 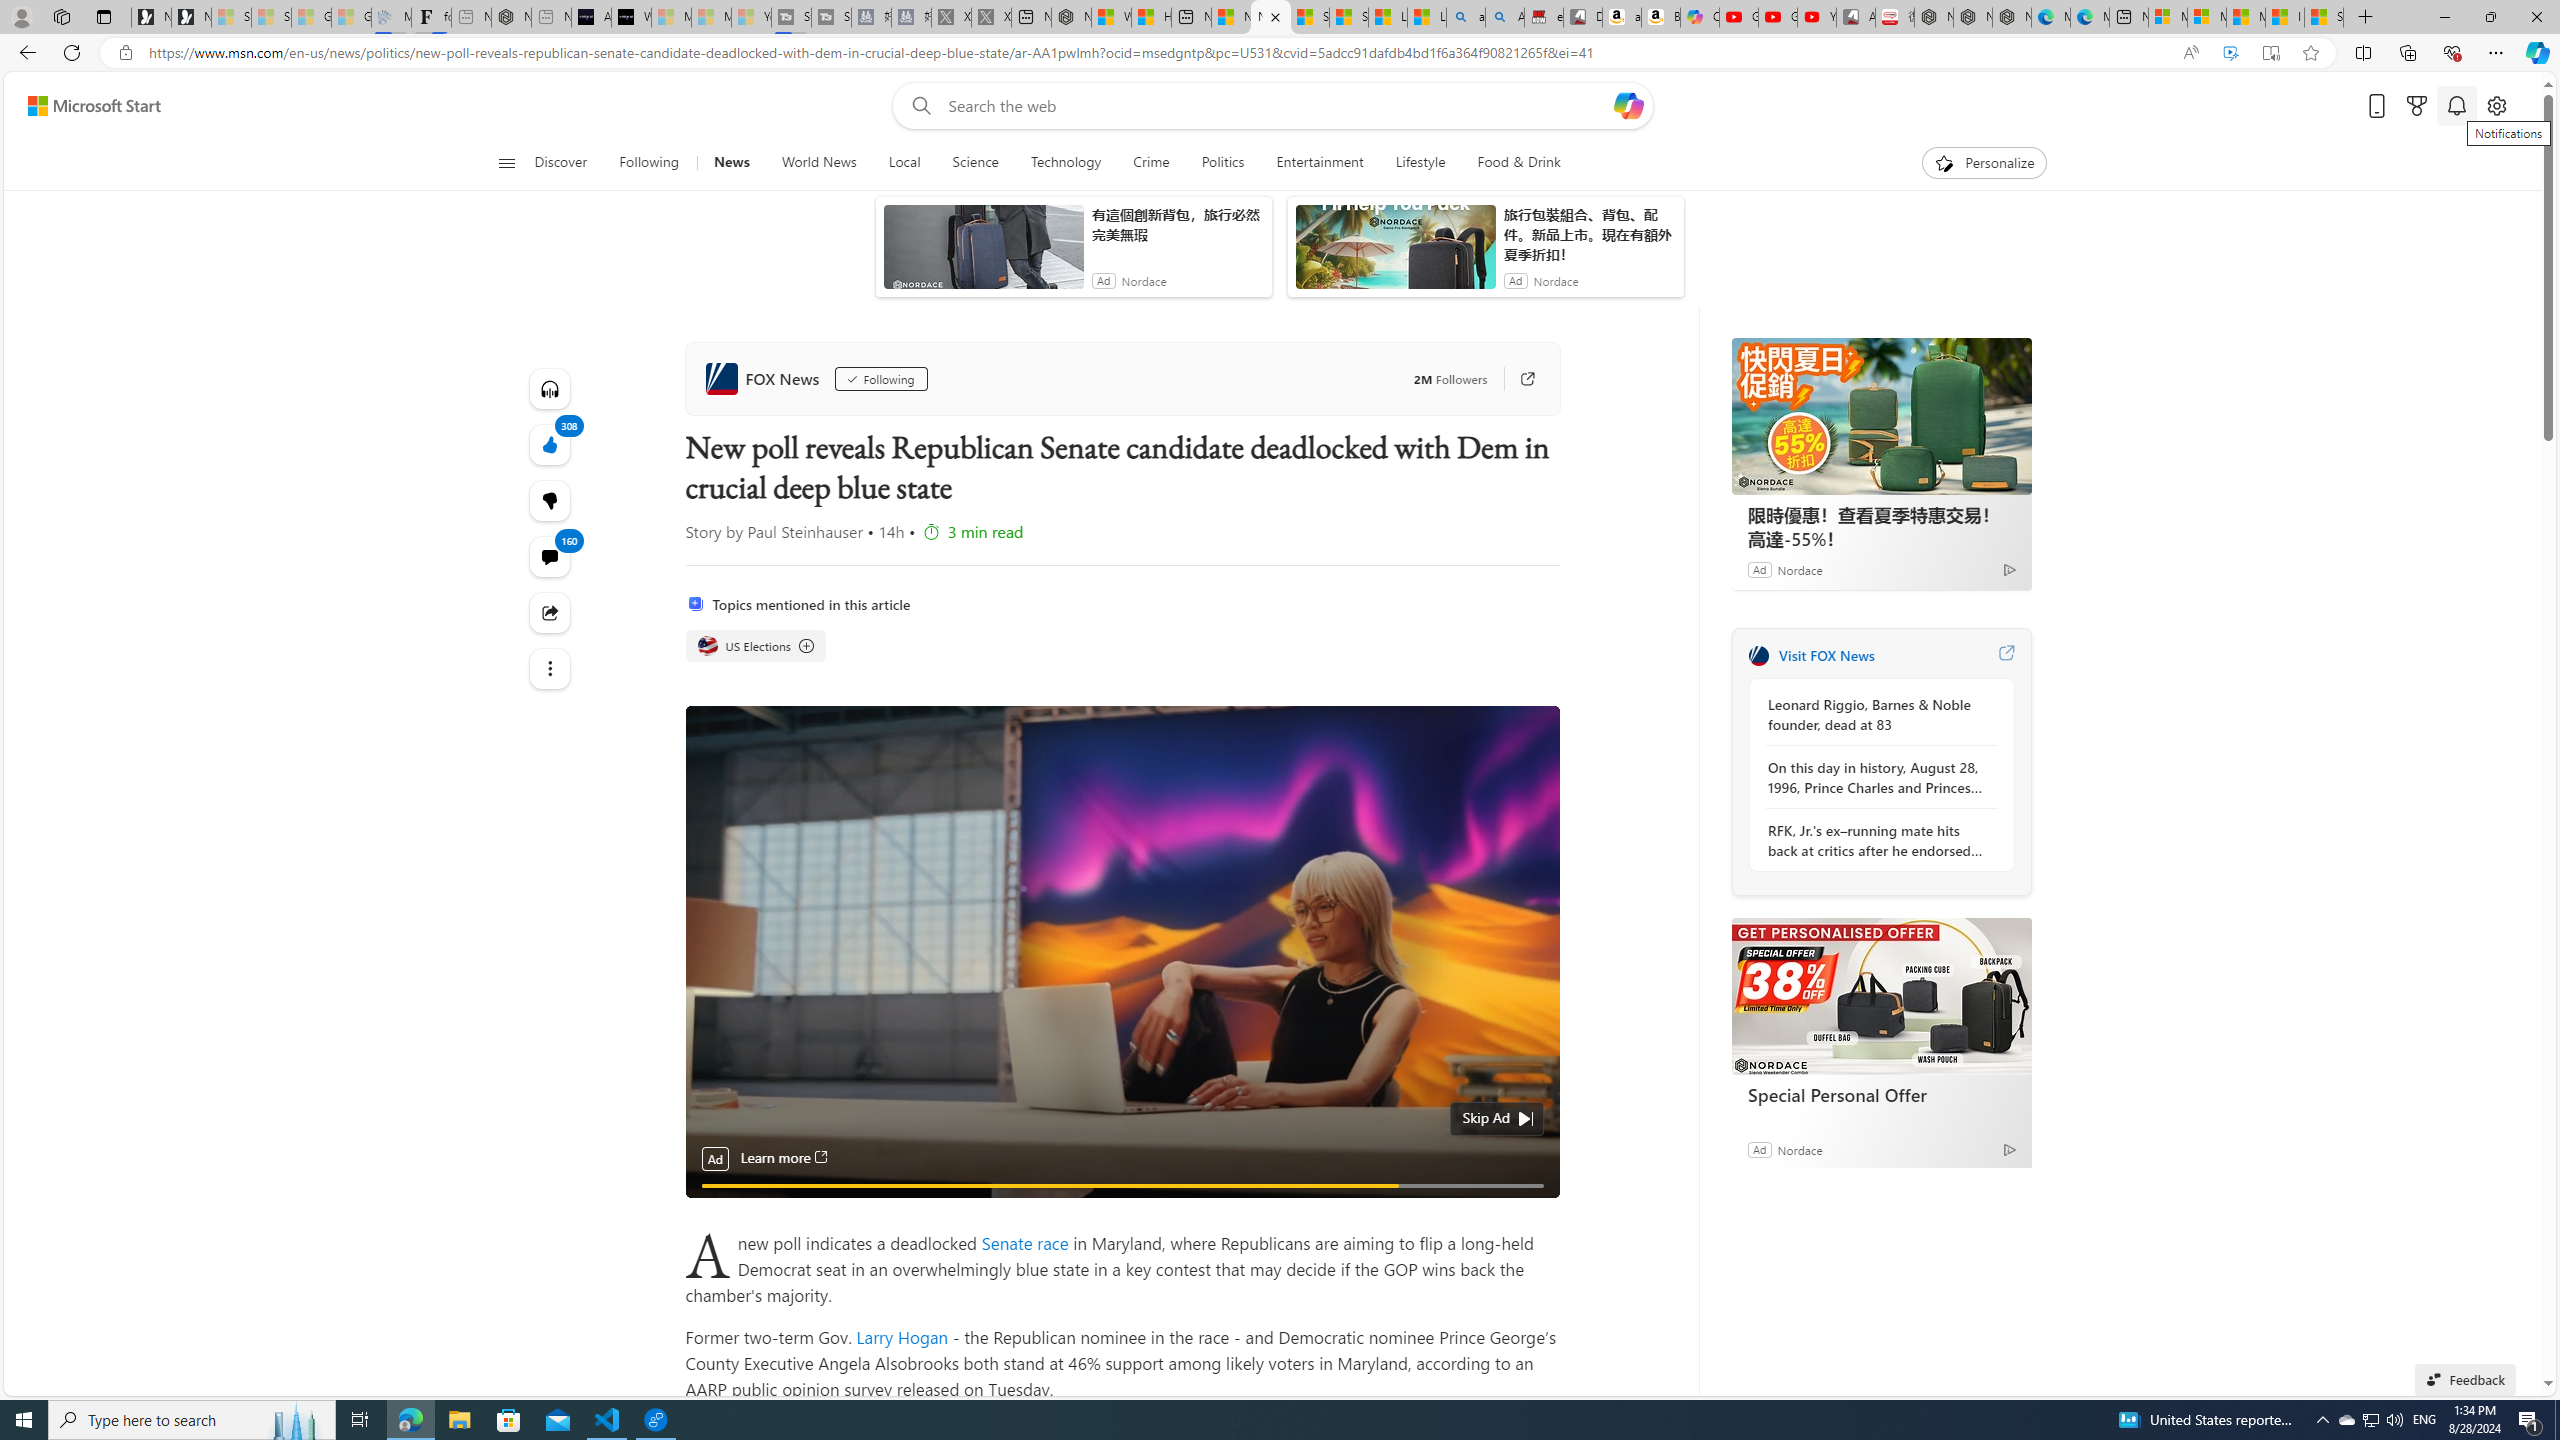 What do you see at coordinates (1071, 16) in the screenshot?
I see `'Nordace - My Account'` at bounding box center [1071, 16].